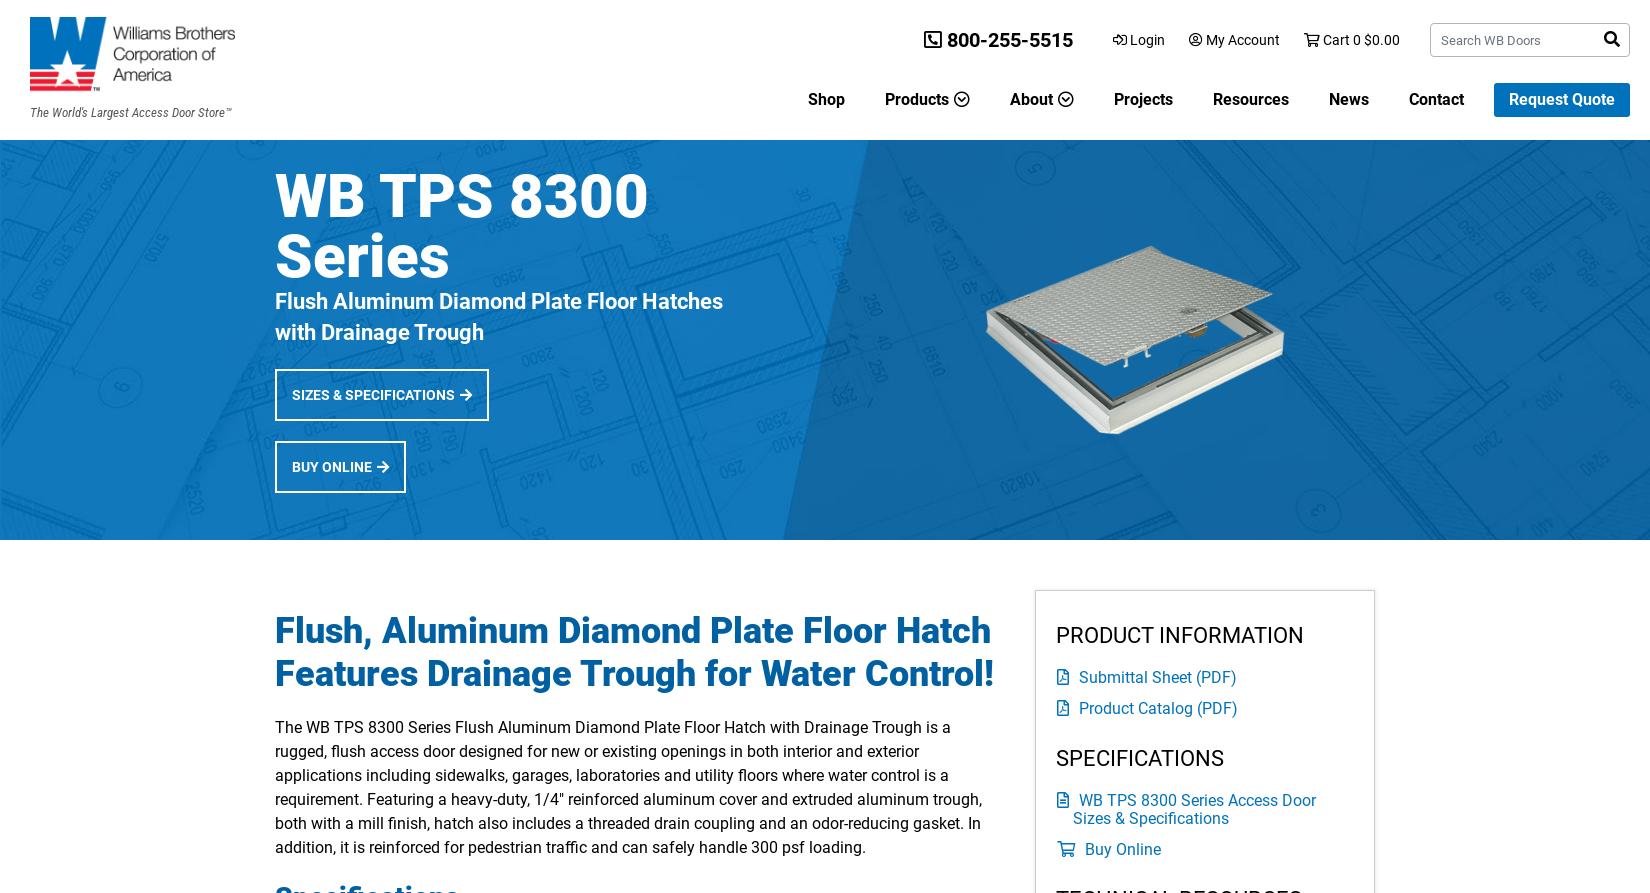  I want to click on 'Flush Aluminum Diamond Plate Floor Hatches with Drainage Trough', so click(497, 317).